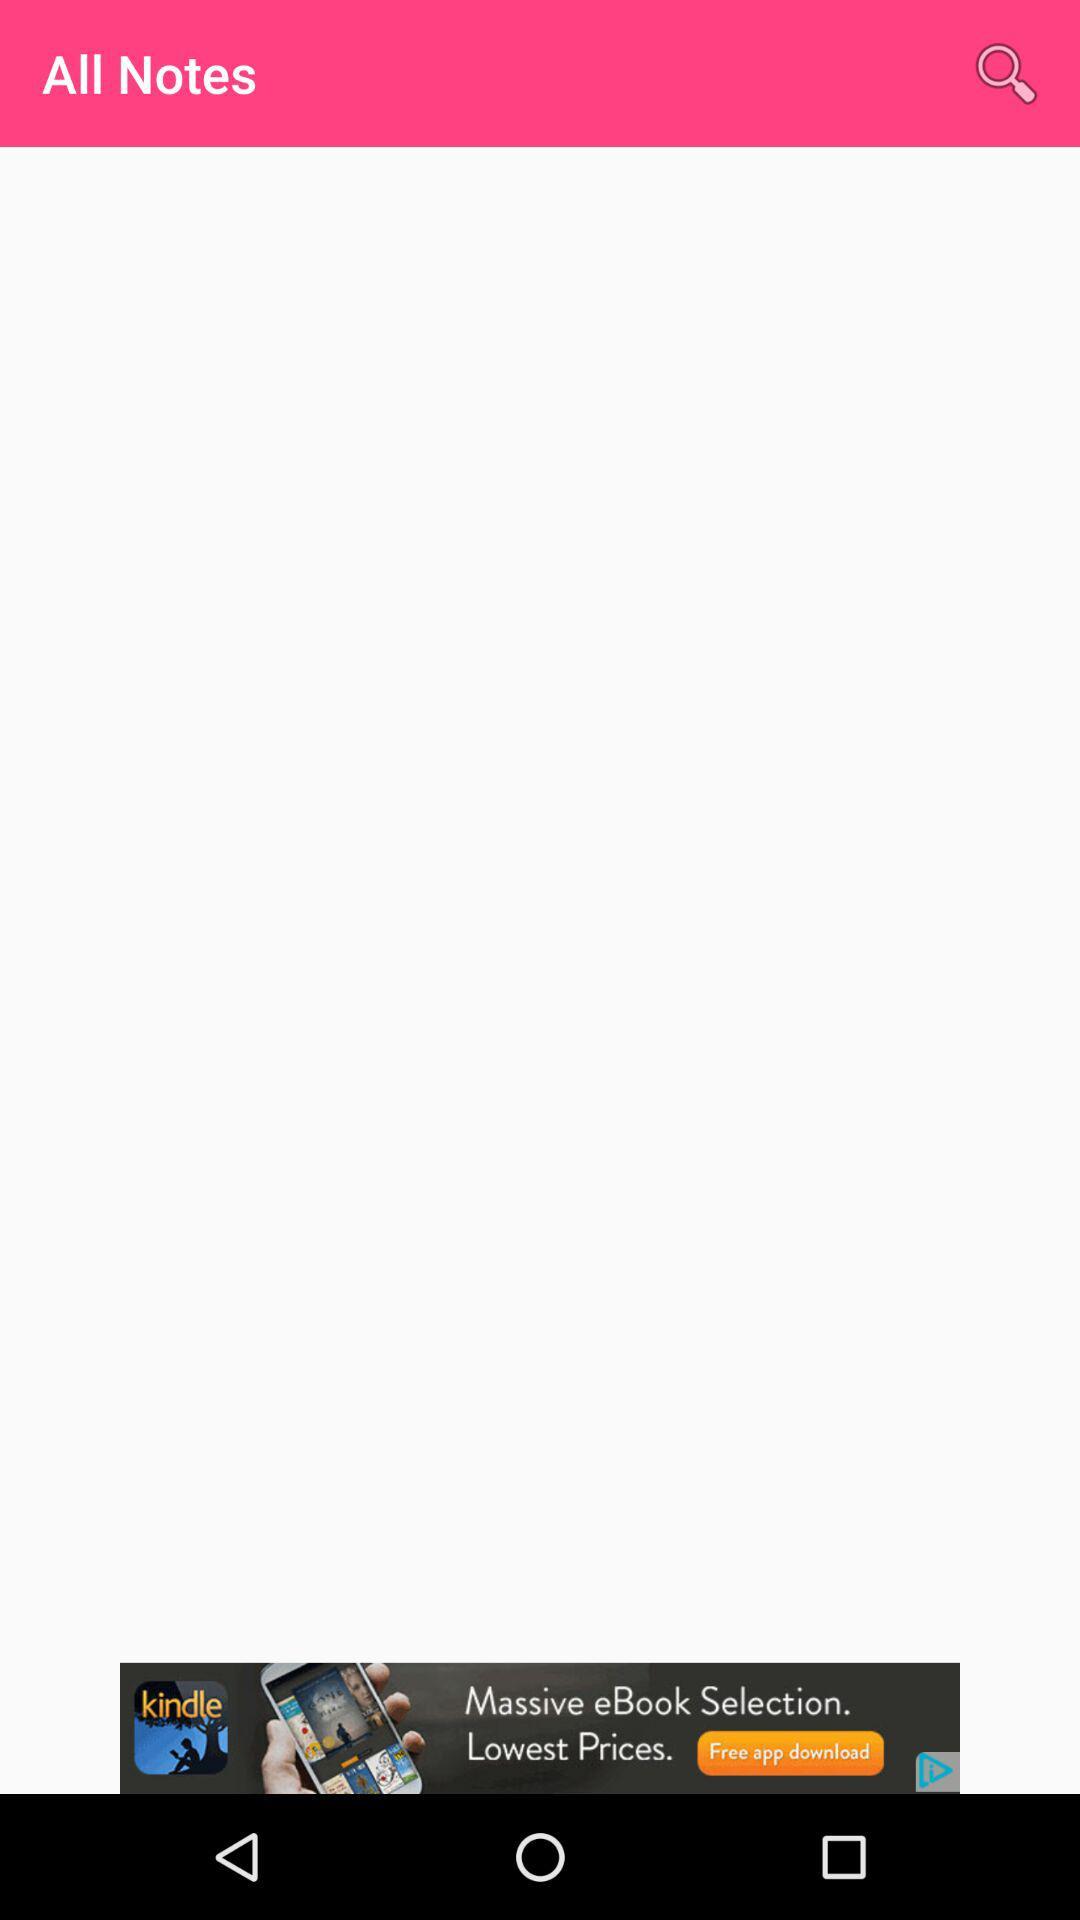  Describe the element at coordinates (540, 1727) in the screenshot. I see `showing the advertisement` at that location.